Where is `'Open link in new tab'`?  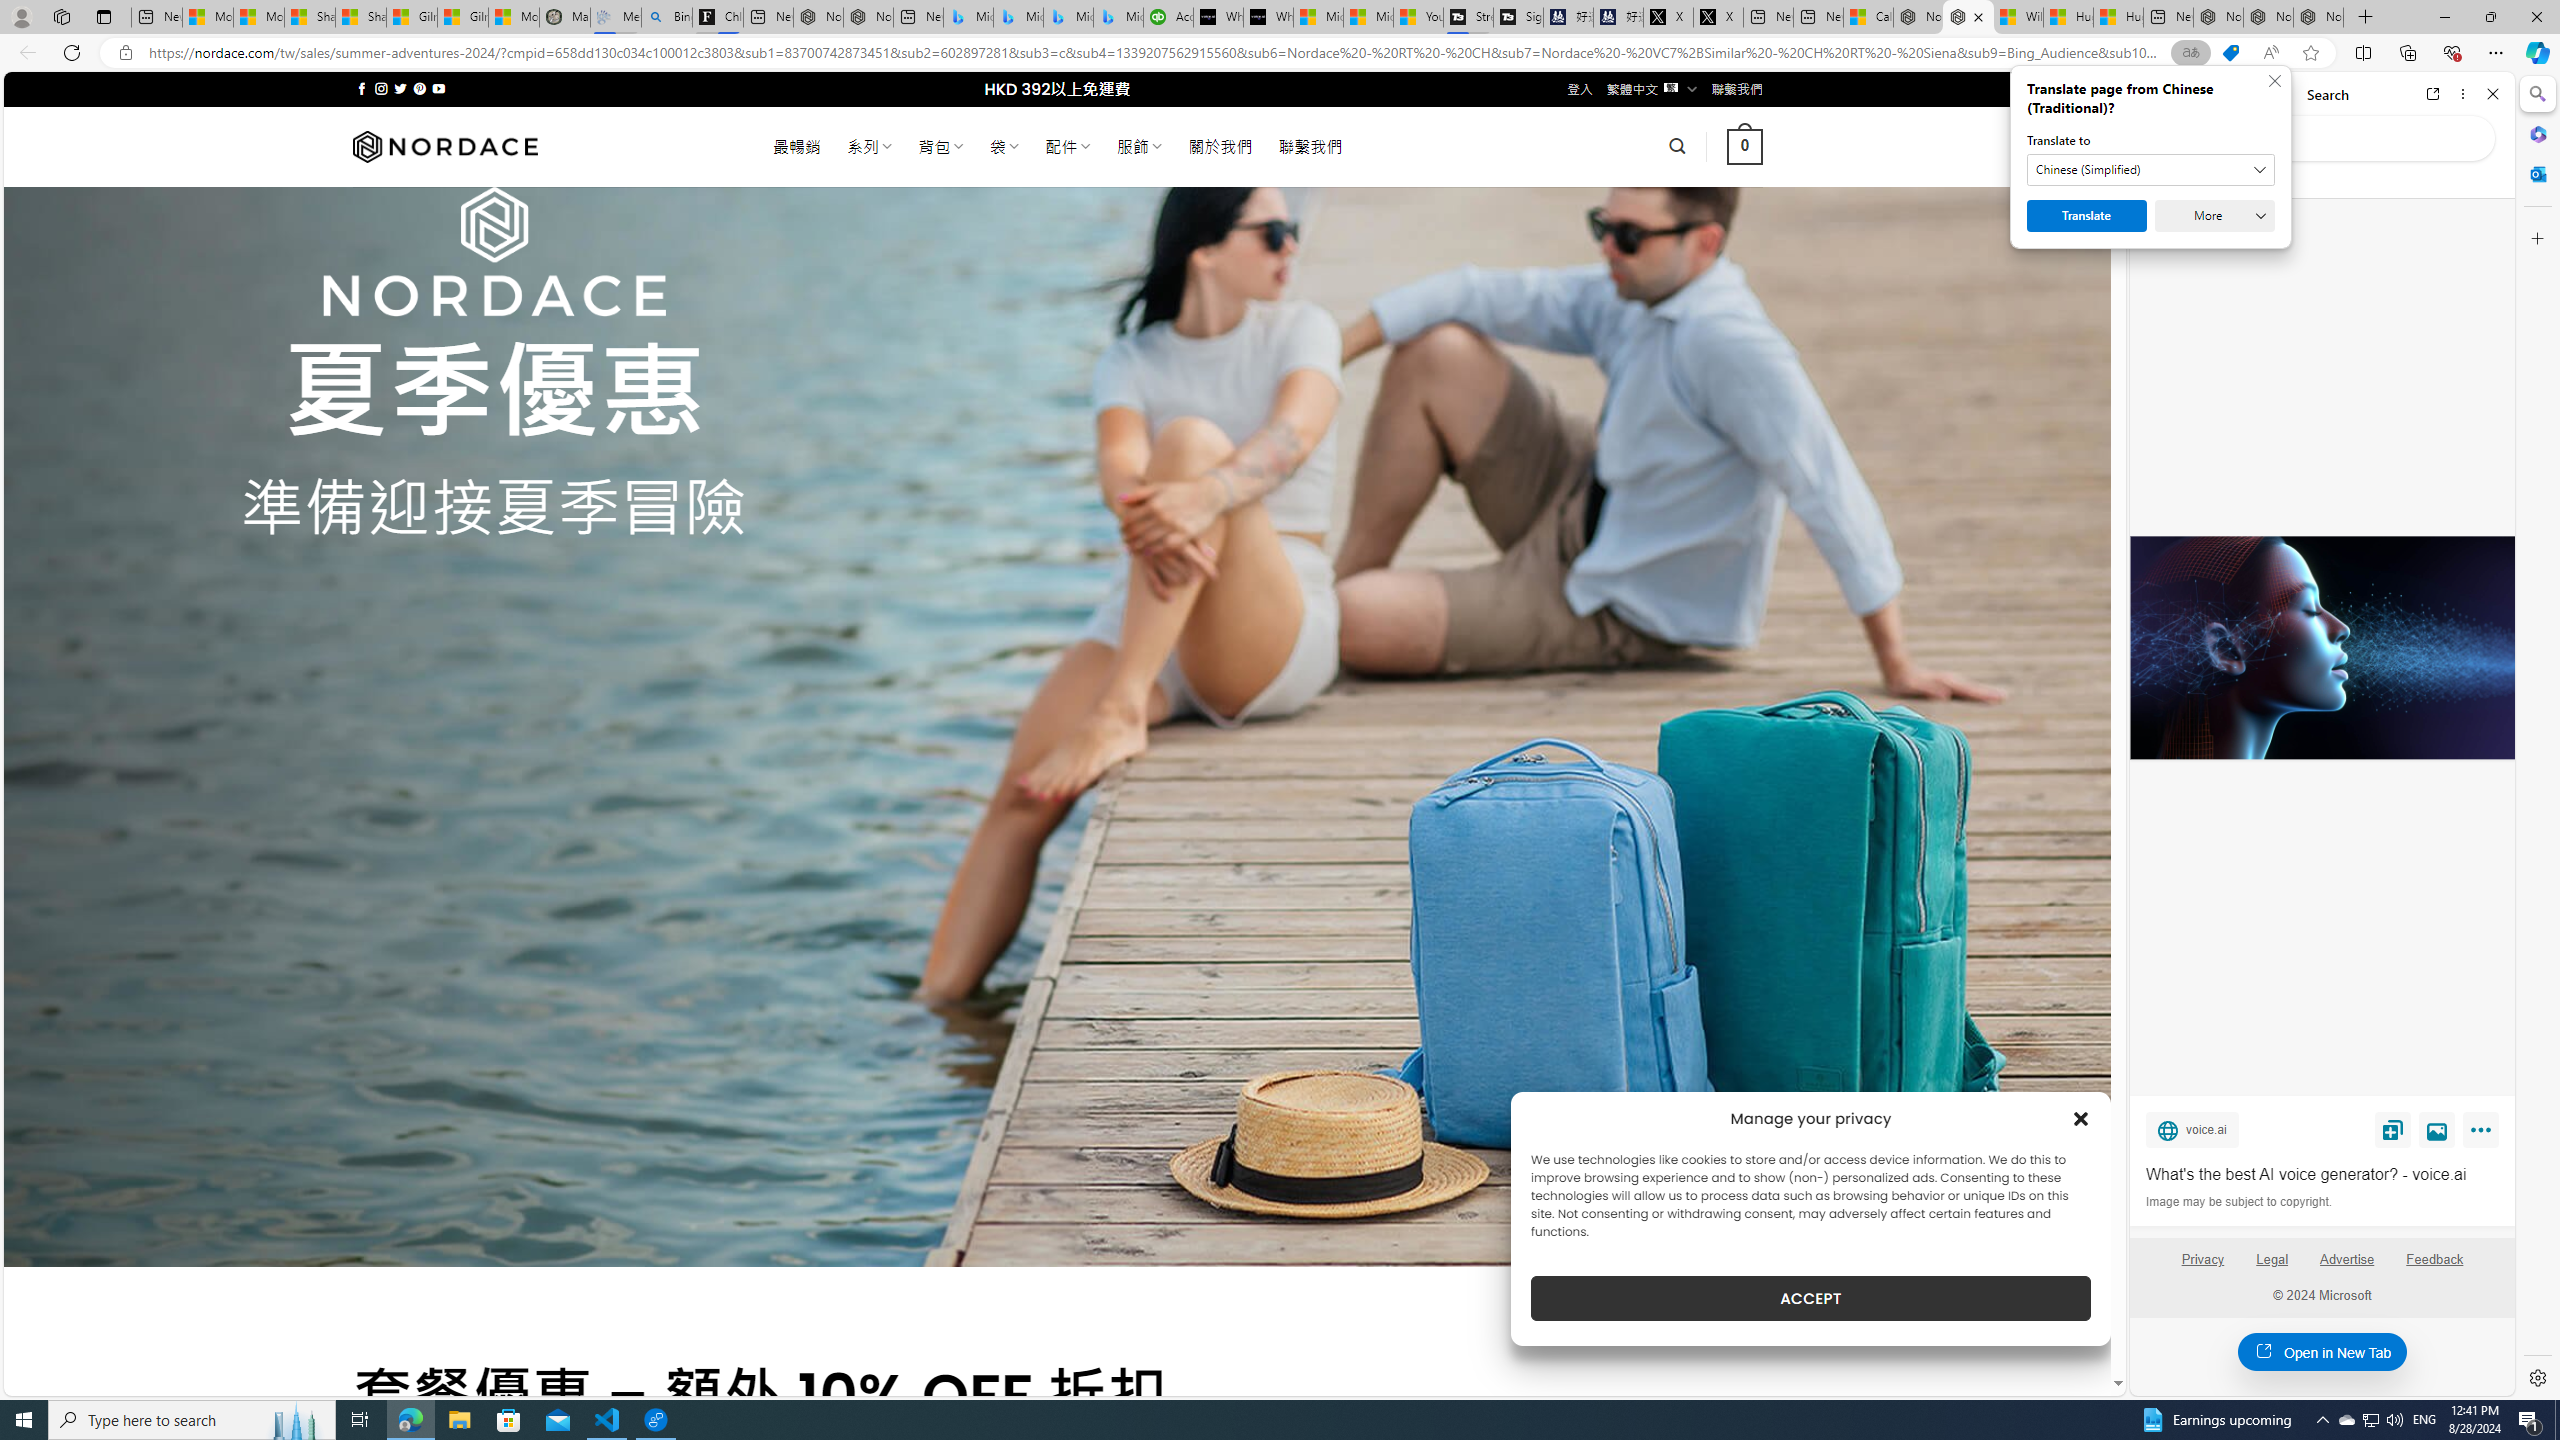 'Open link in new tab' is located at coordinates (2433, 93).